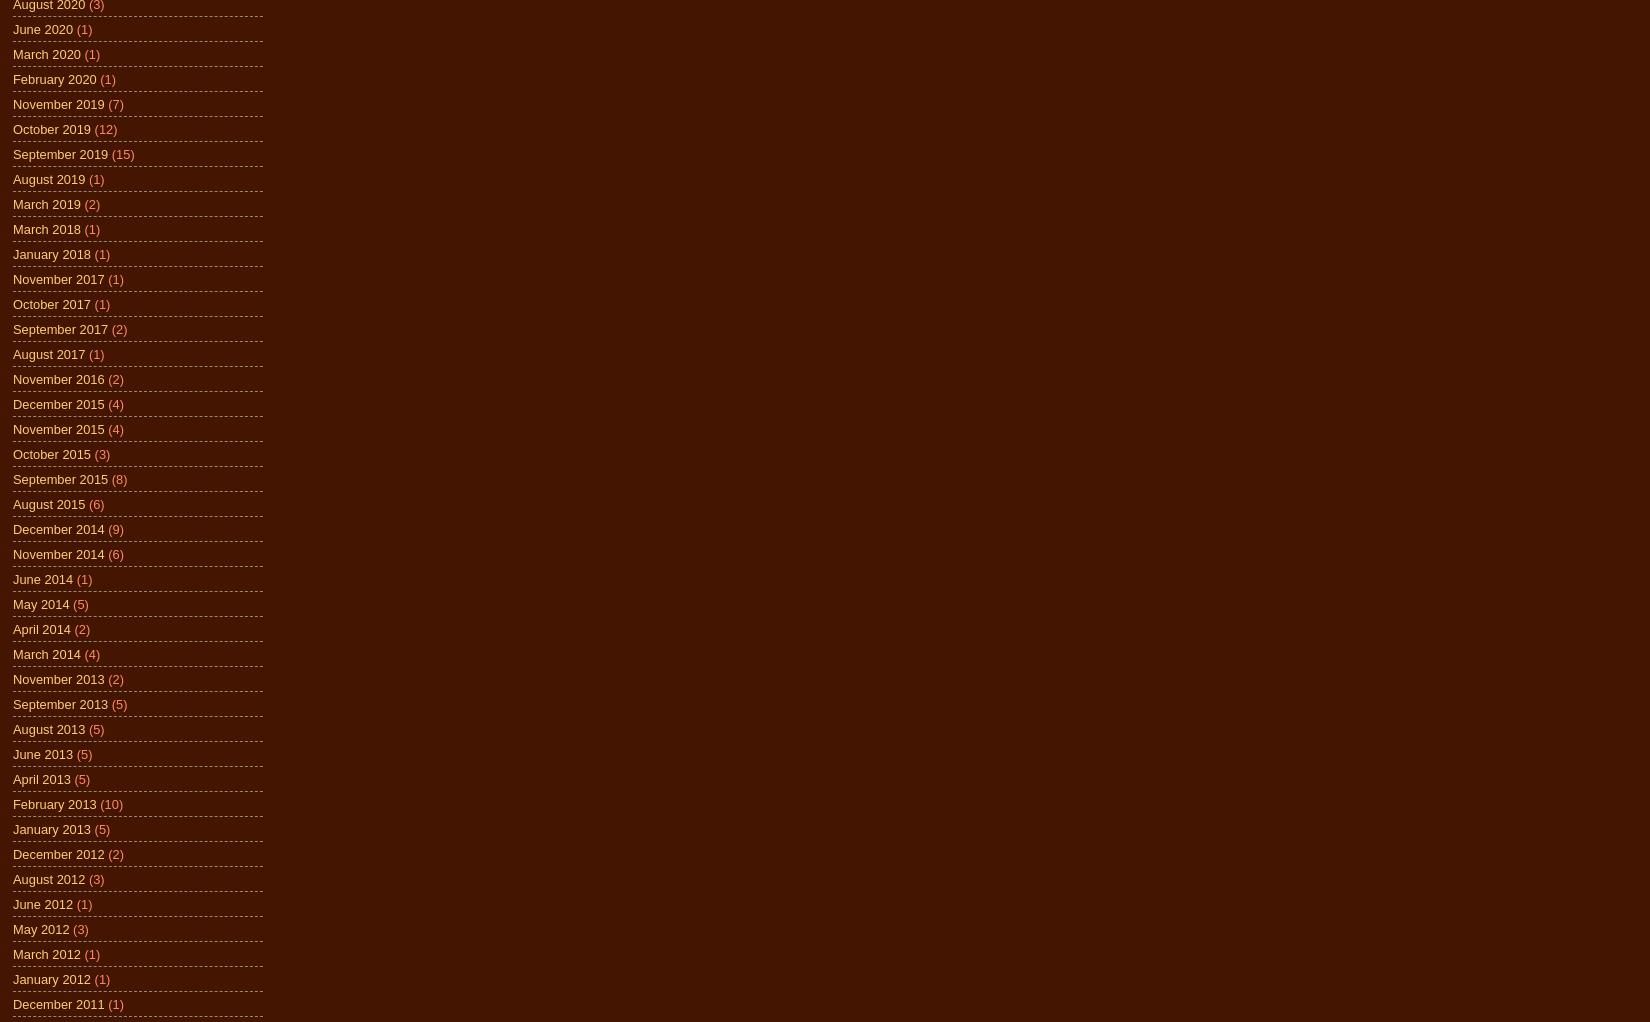  I want to click on 'September 2017', so click(60, 327).